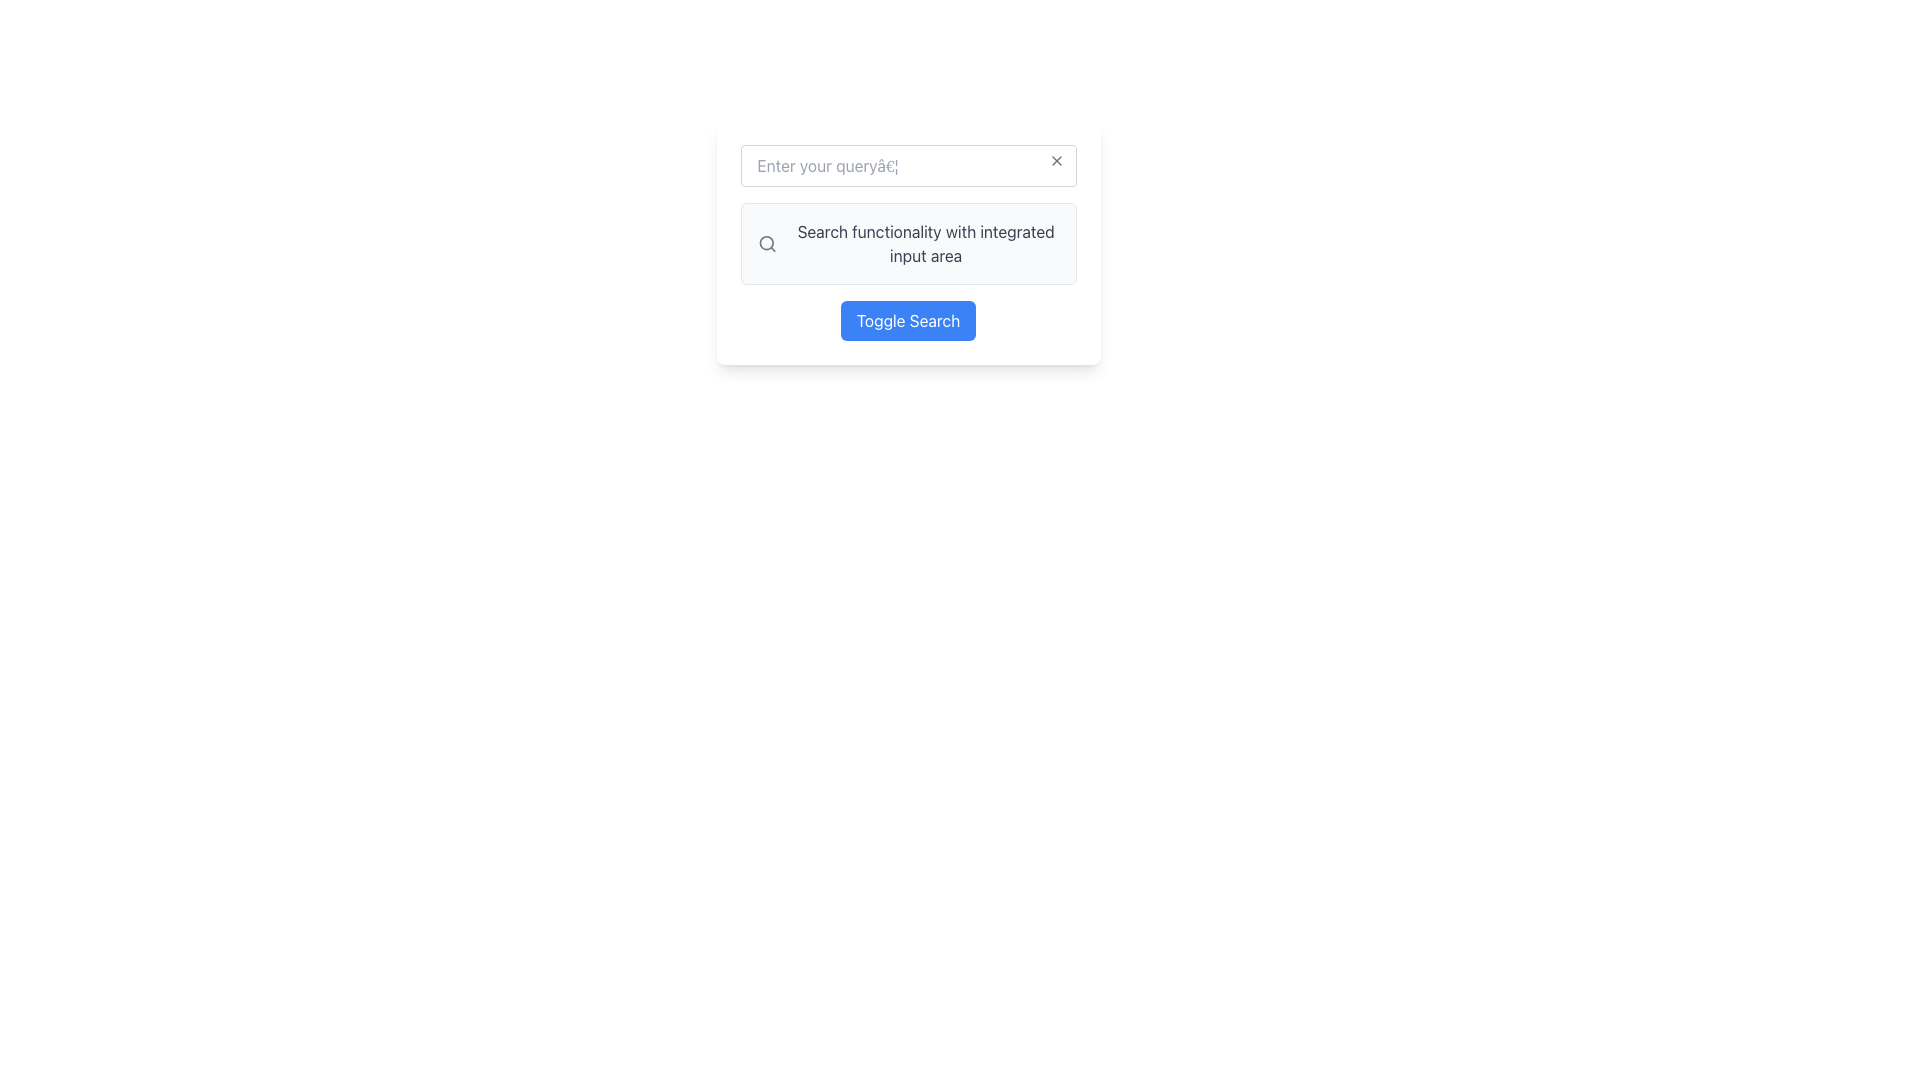  What do you see at coordinates (1055, 160) in the screenshot?
I see `the X icon button located to the top-right of the 'Enter your query…' text input field to clear the text input` at bounding box center [1055, 160].